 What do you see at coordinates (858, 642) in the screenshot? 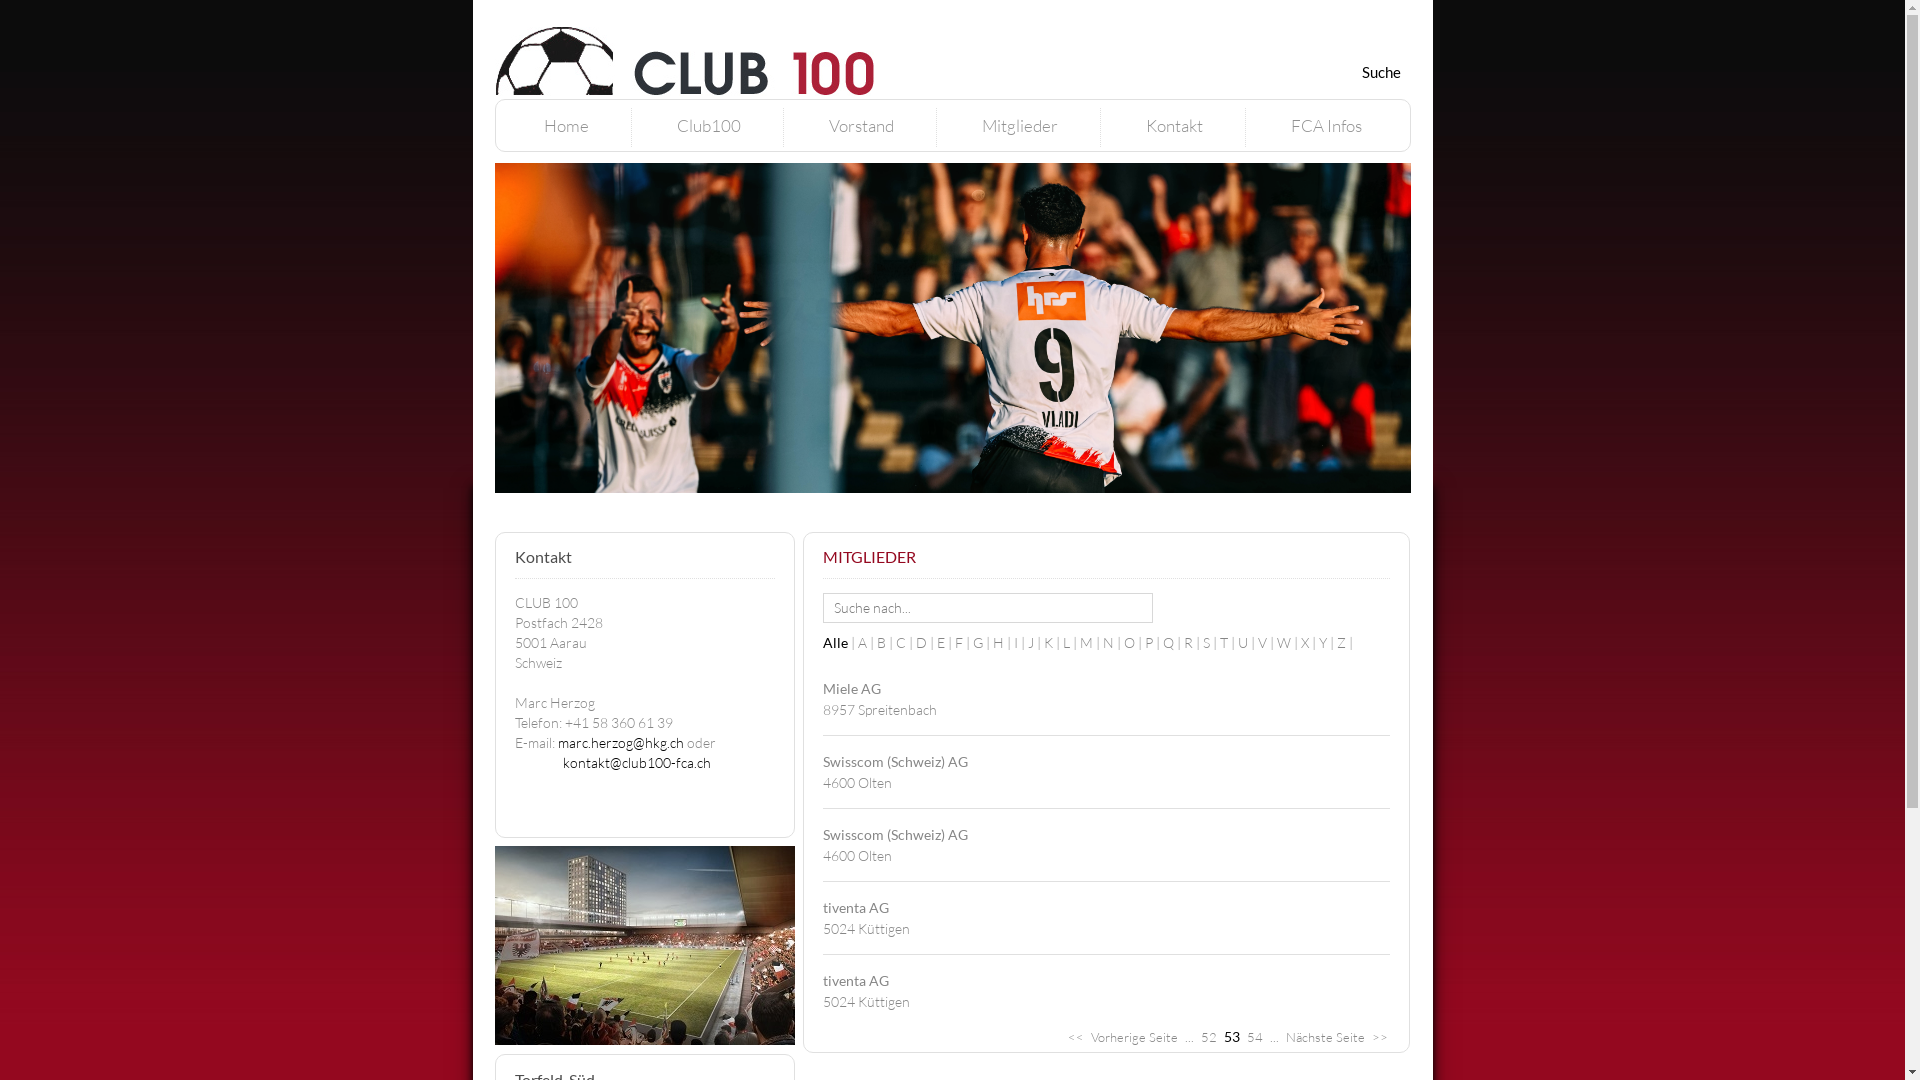
I see `'A'` at bounding box center [858, 642].